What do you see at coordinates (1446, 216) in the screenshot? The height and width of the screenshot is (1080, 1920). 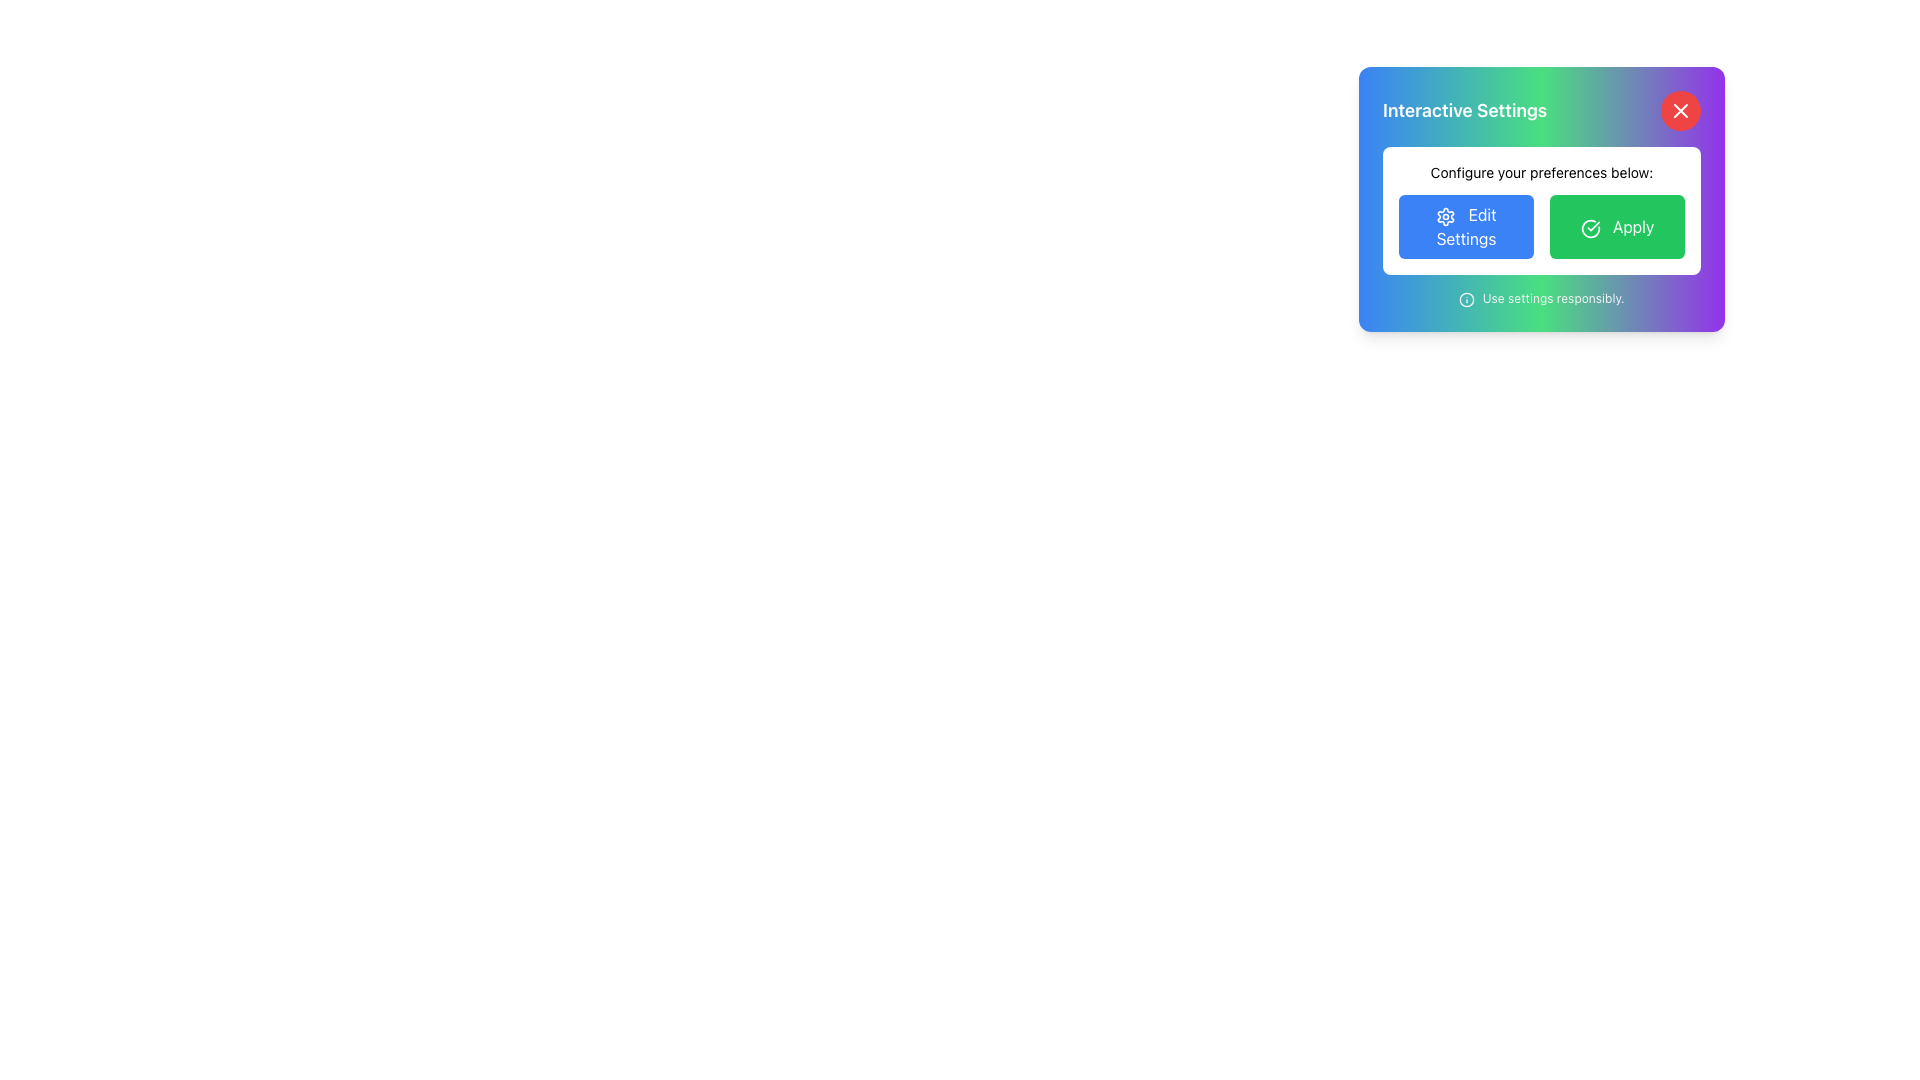 I see `the outer gear shape of the settings icon located in the top-right part of the interface, near the 'Interactive Settings' panel header` at bounding box center [1446, 216].